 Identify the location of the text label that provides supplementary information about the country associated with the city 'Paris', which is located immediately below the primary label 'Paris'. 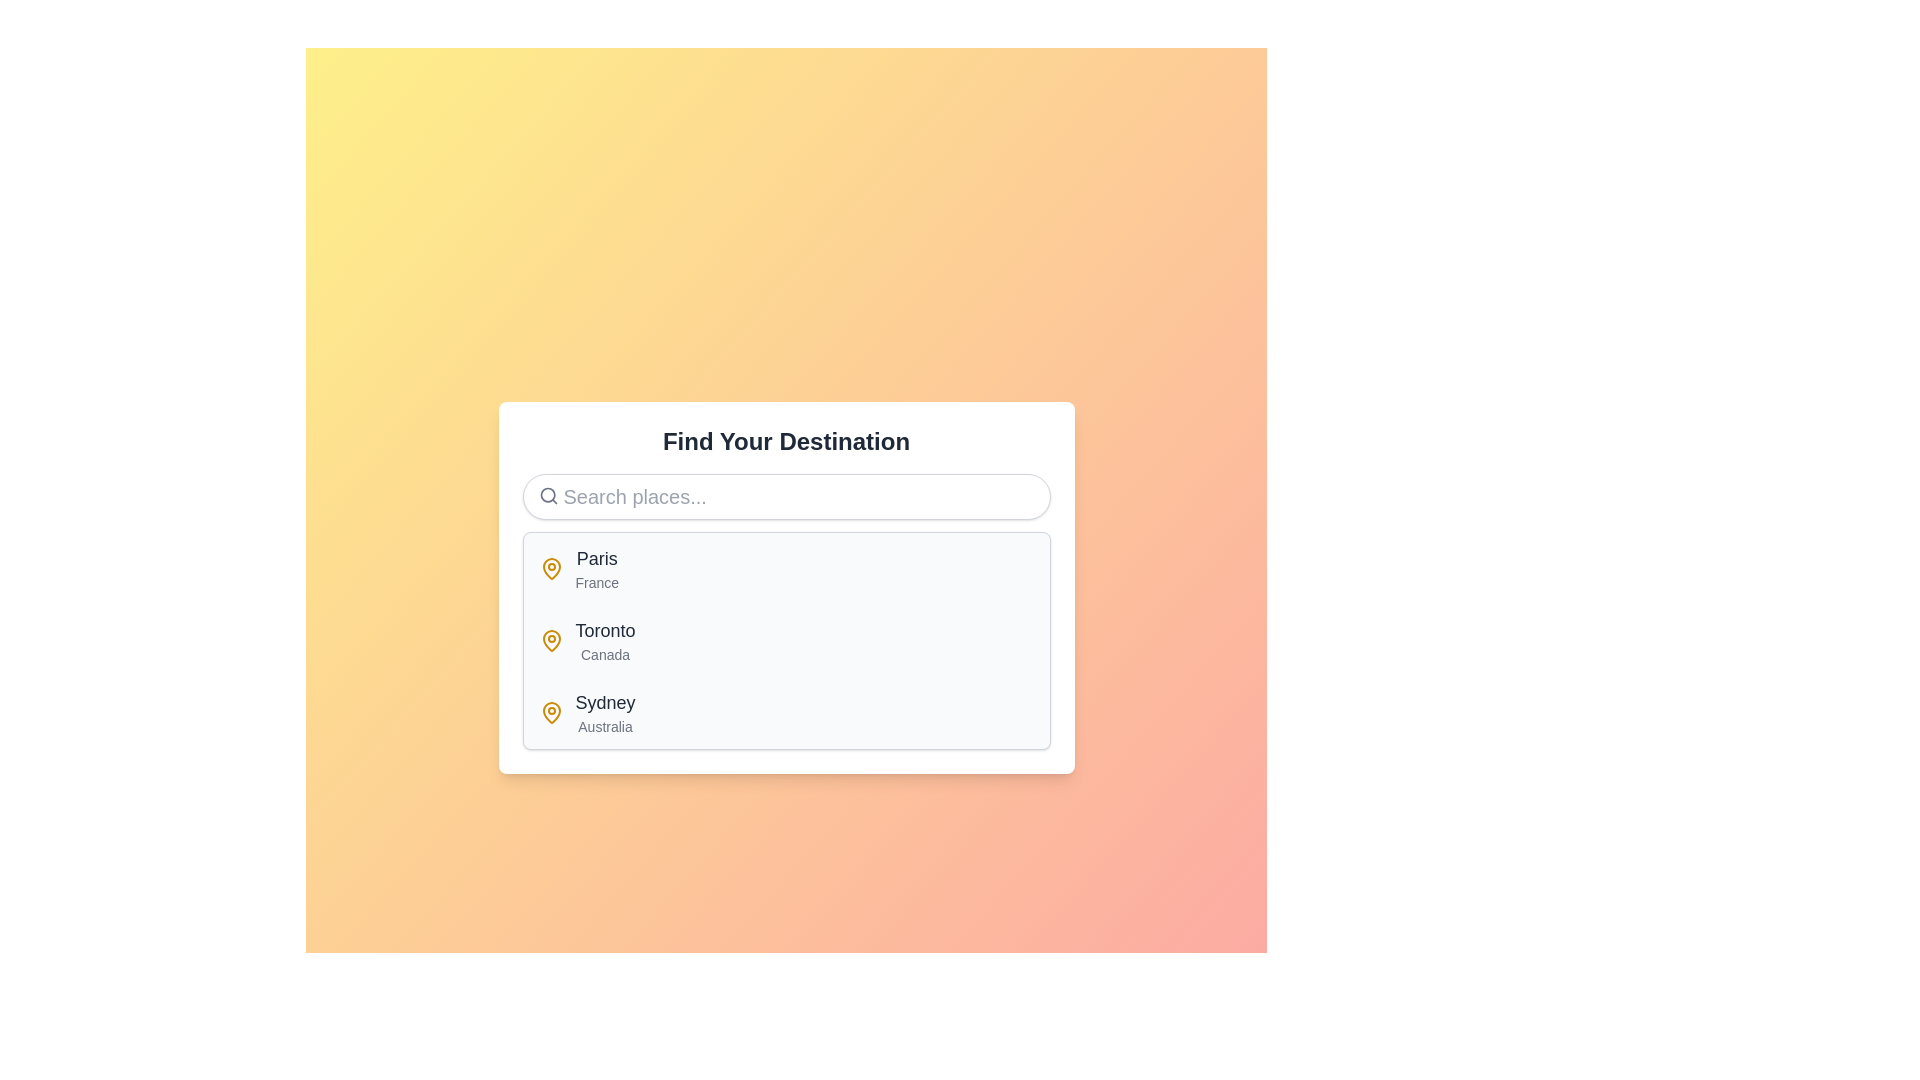
(596, 582).